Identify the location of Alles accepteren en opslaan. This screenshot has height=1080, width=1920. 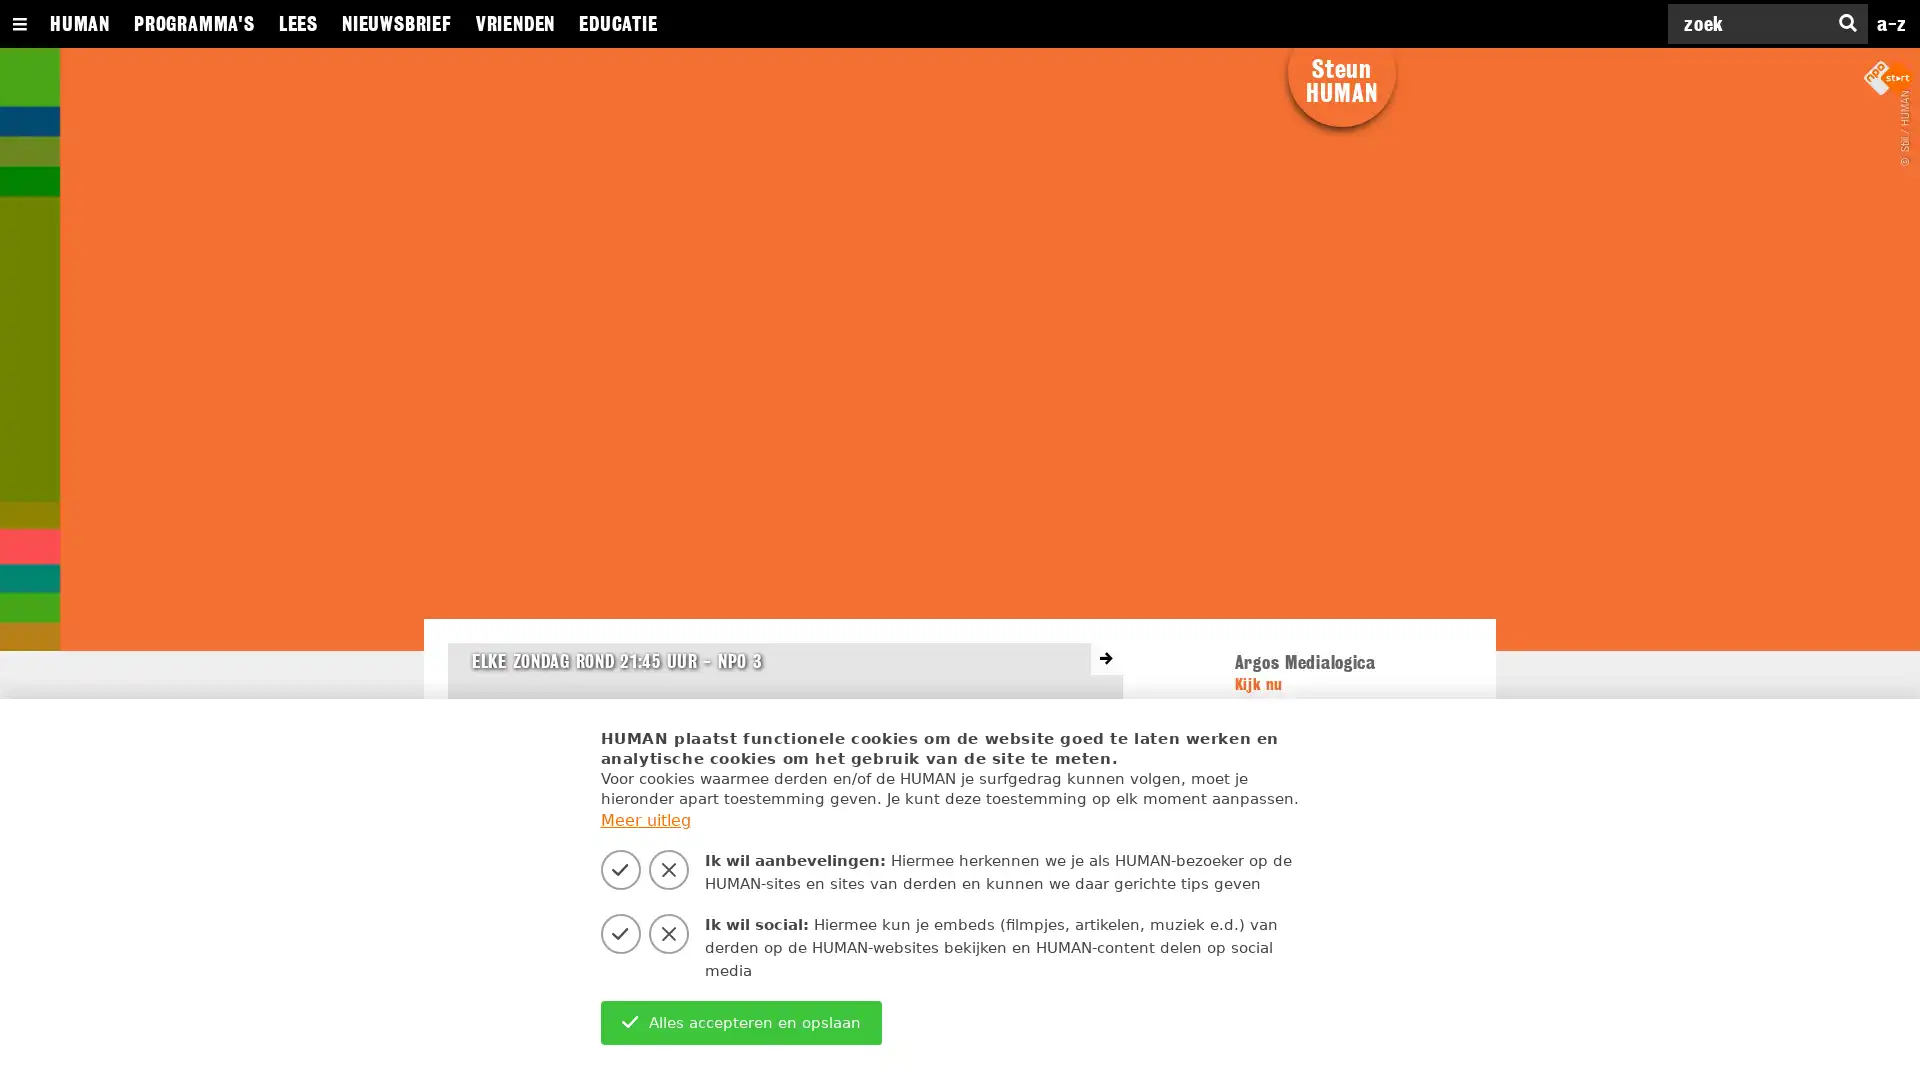
(739, 1022).